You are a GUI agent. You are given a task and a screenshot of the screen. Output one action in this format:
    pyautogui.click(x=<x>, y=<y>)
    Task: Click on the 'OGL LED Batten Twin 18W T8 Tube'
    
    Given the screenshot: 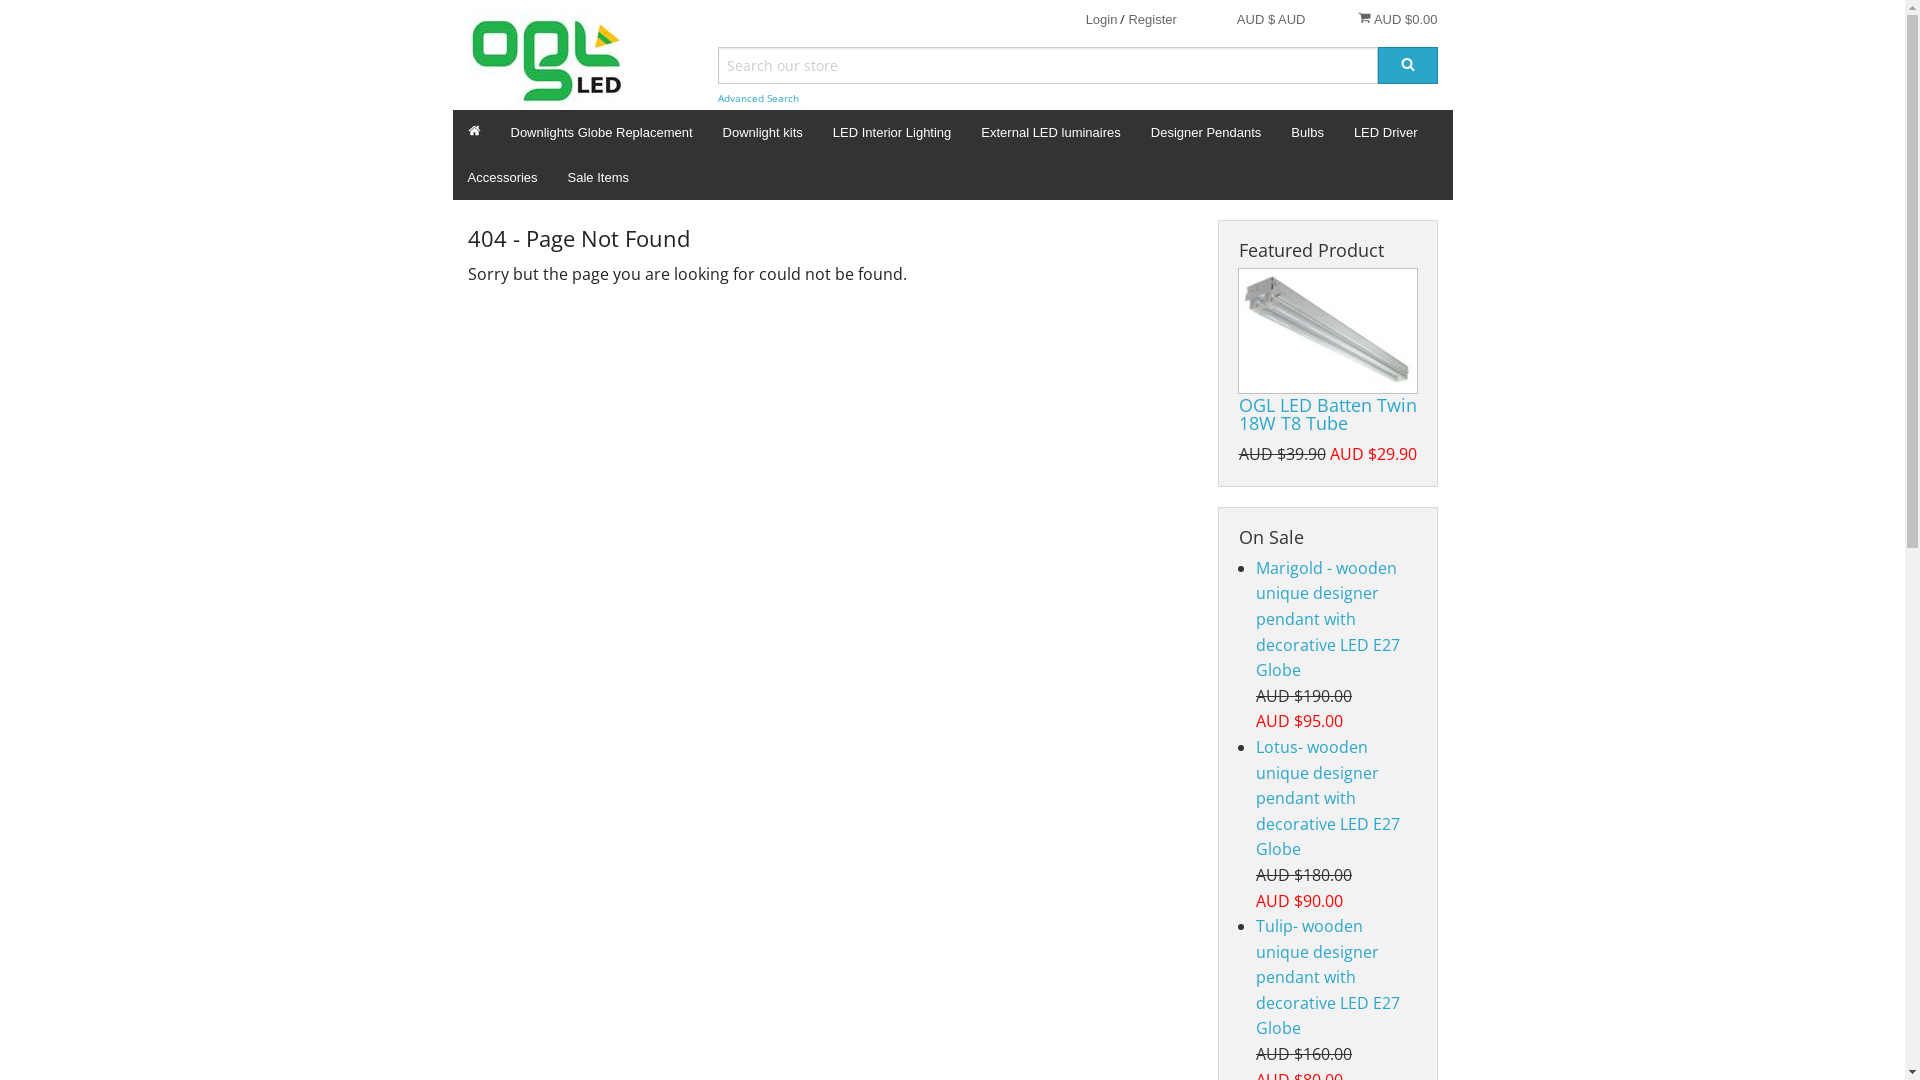 What is the action you would take?
    pyautogui.click(x=1326, y=330)
    